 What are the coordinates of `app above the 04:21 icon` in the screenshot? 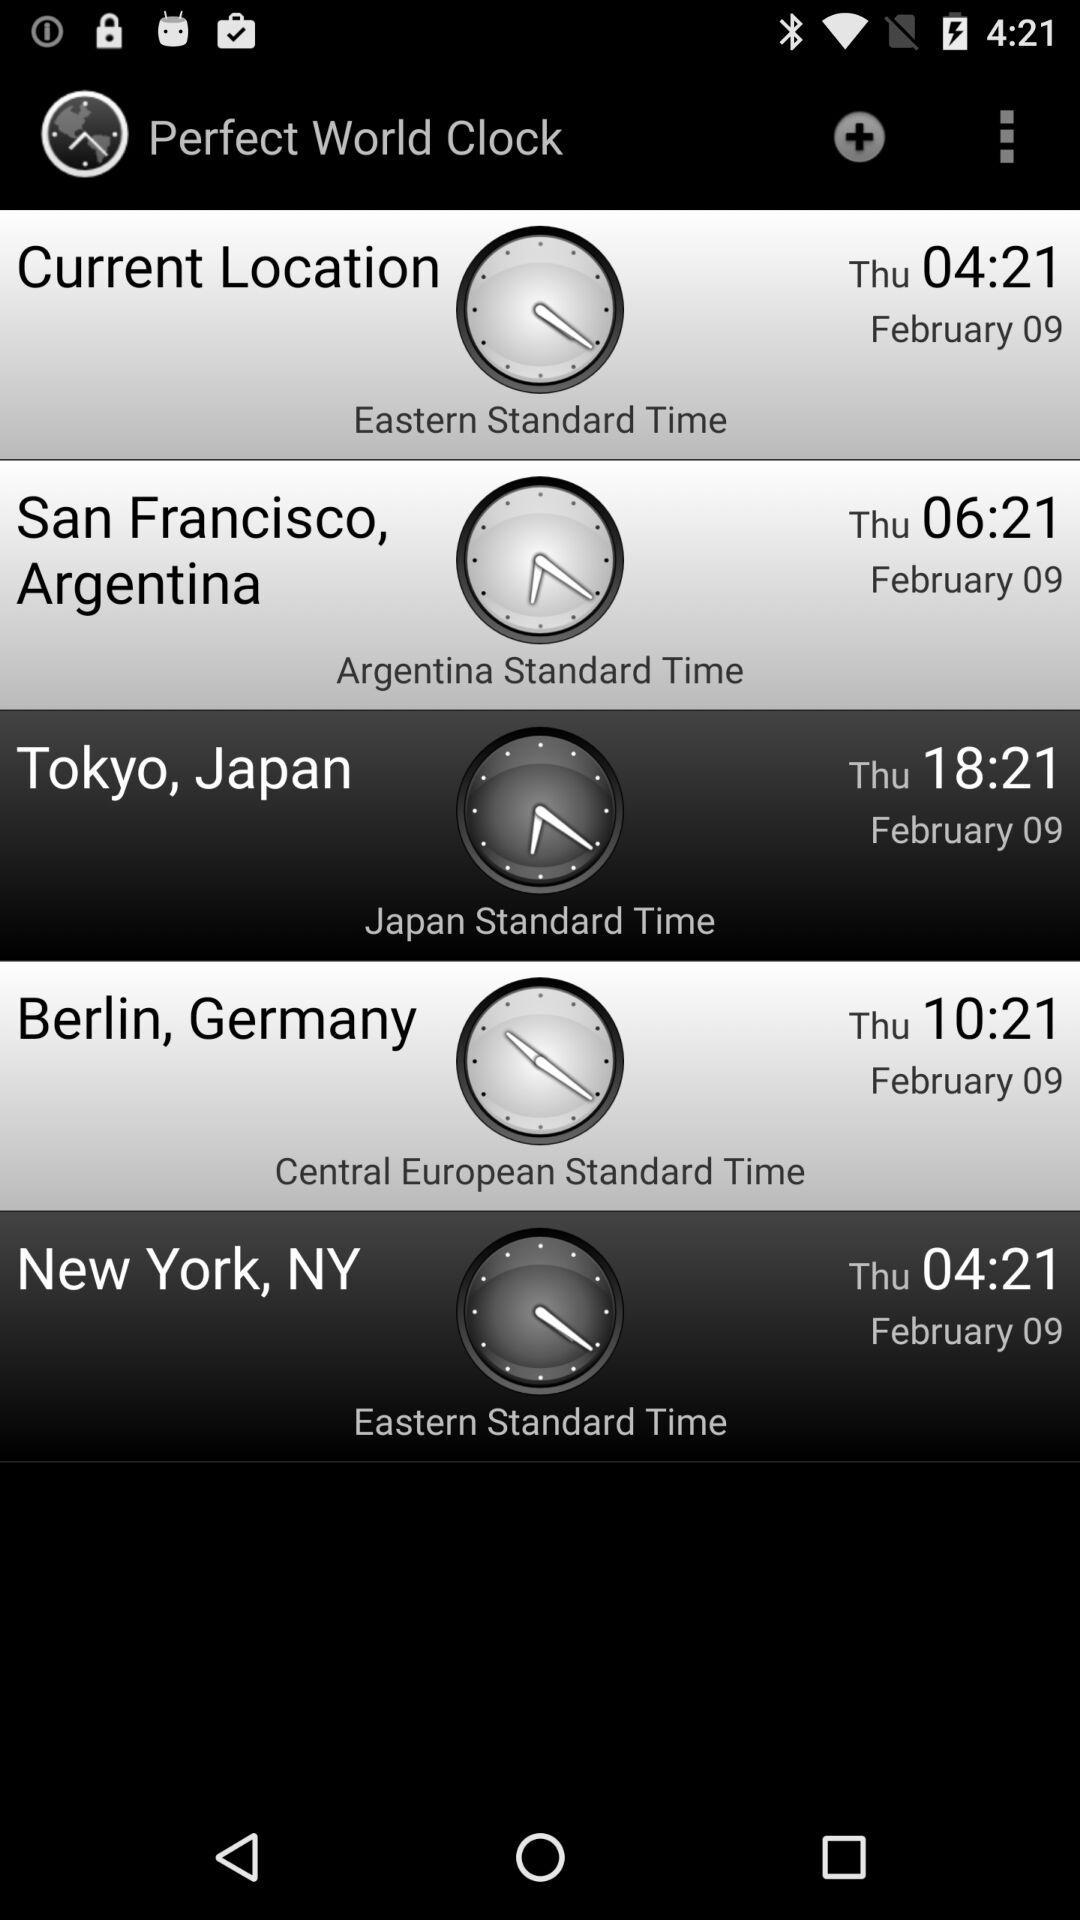 It's located at (1006, 135).